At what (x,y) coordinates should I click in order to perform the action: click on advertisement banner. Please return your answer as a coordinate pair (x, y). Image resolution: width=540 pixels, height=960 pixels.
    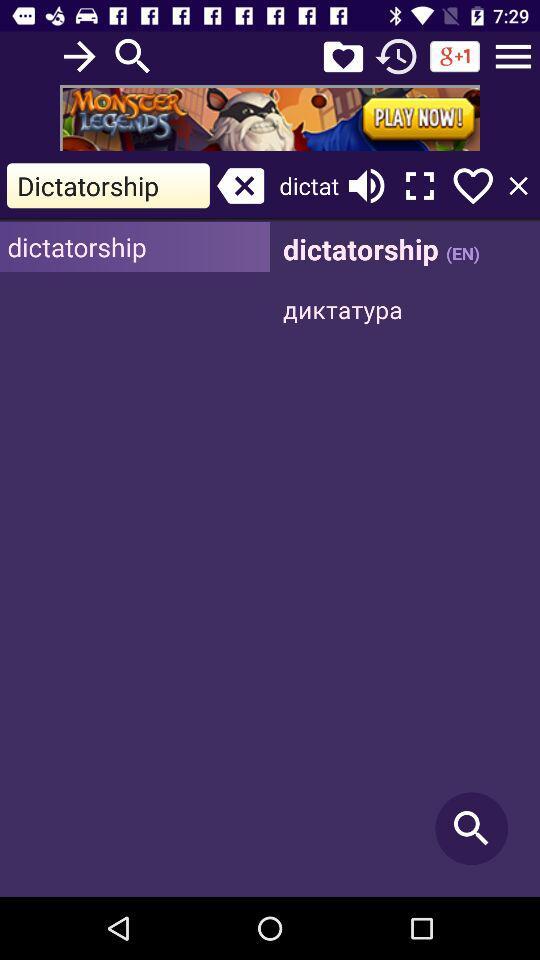
    Looking at the image, I should click on (270, 117).